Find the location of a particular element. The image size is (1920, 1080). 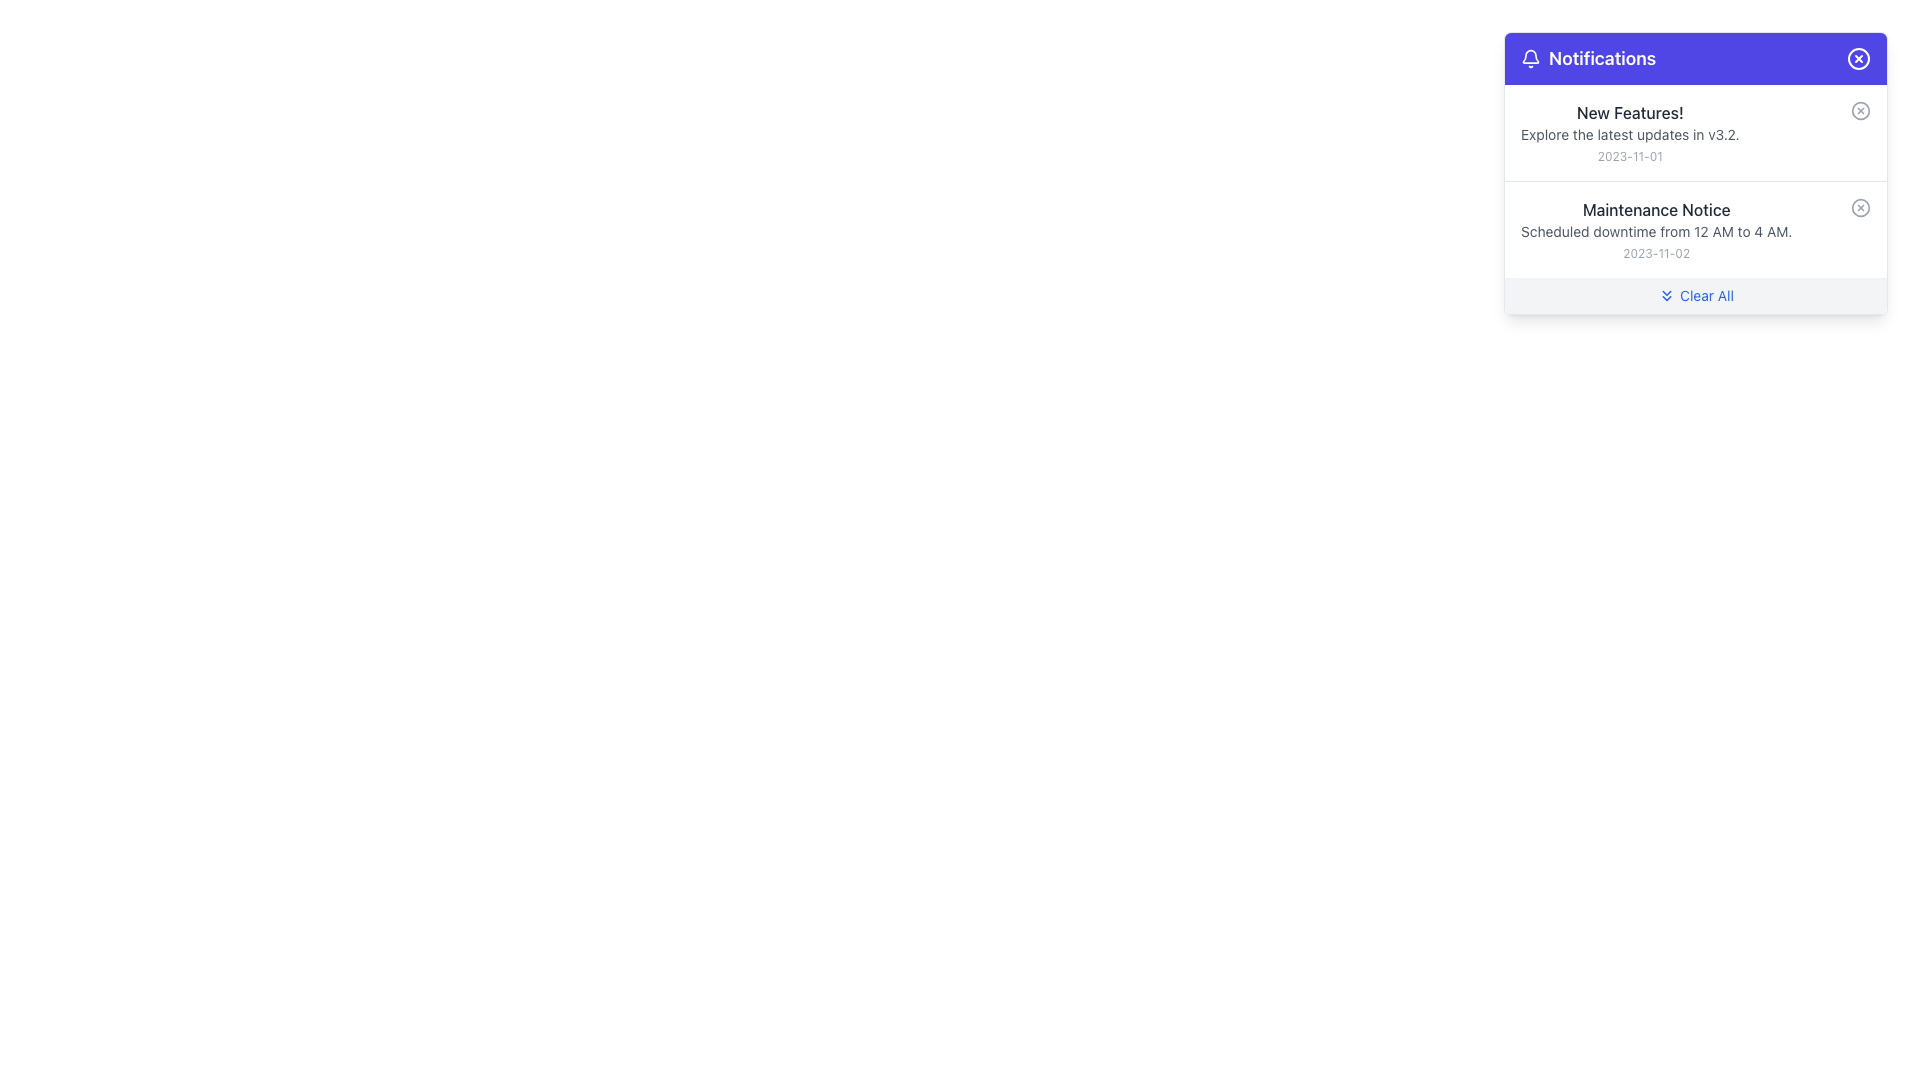

the 'Clear All' button located at the bottom of the 'Notifications' section is located at coordinates (1694, 296).